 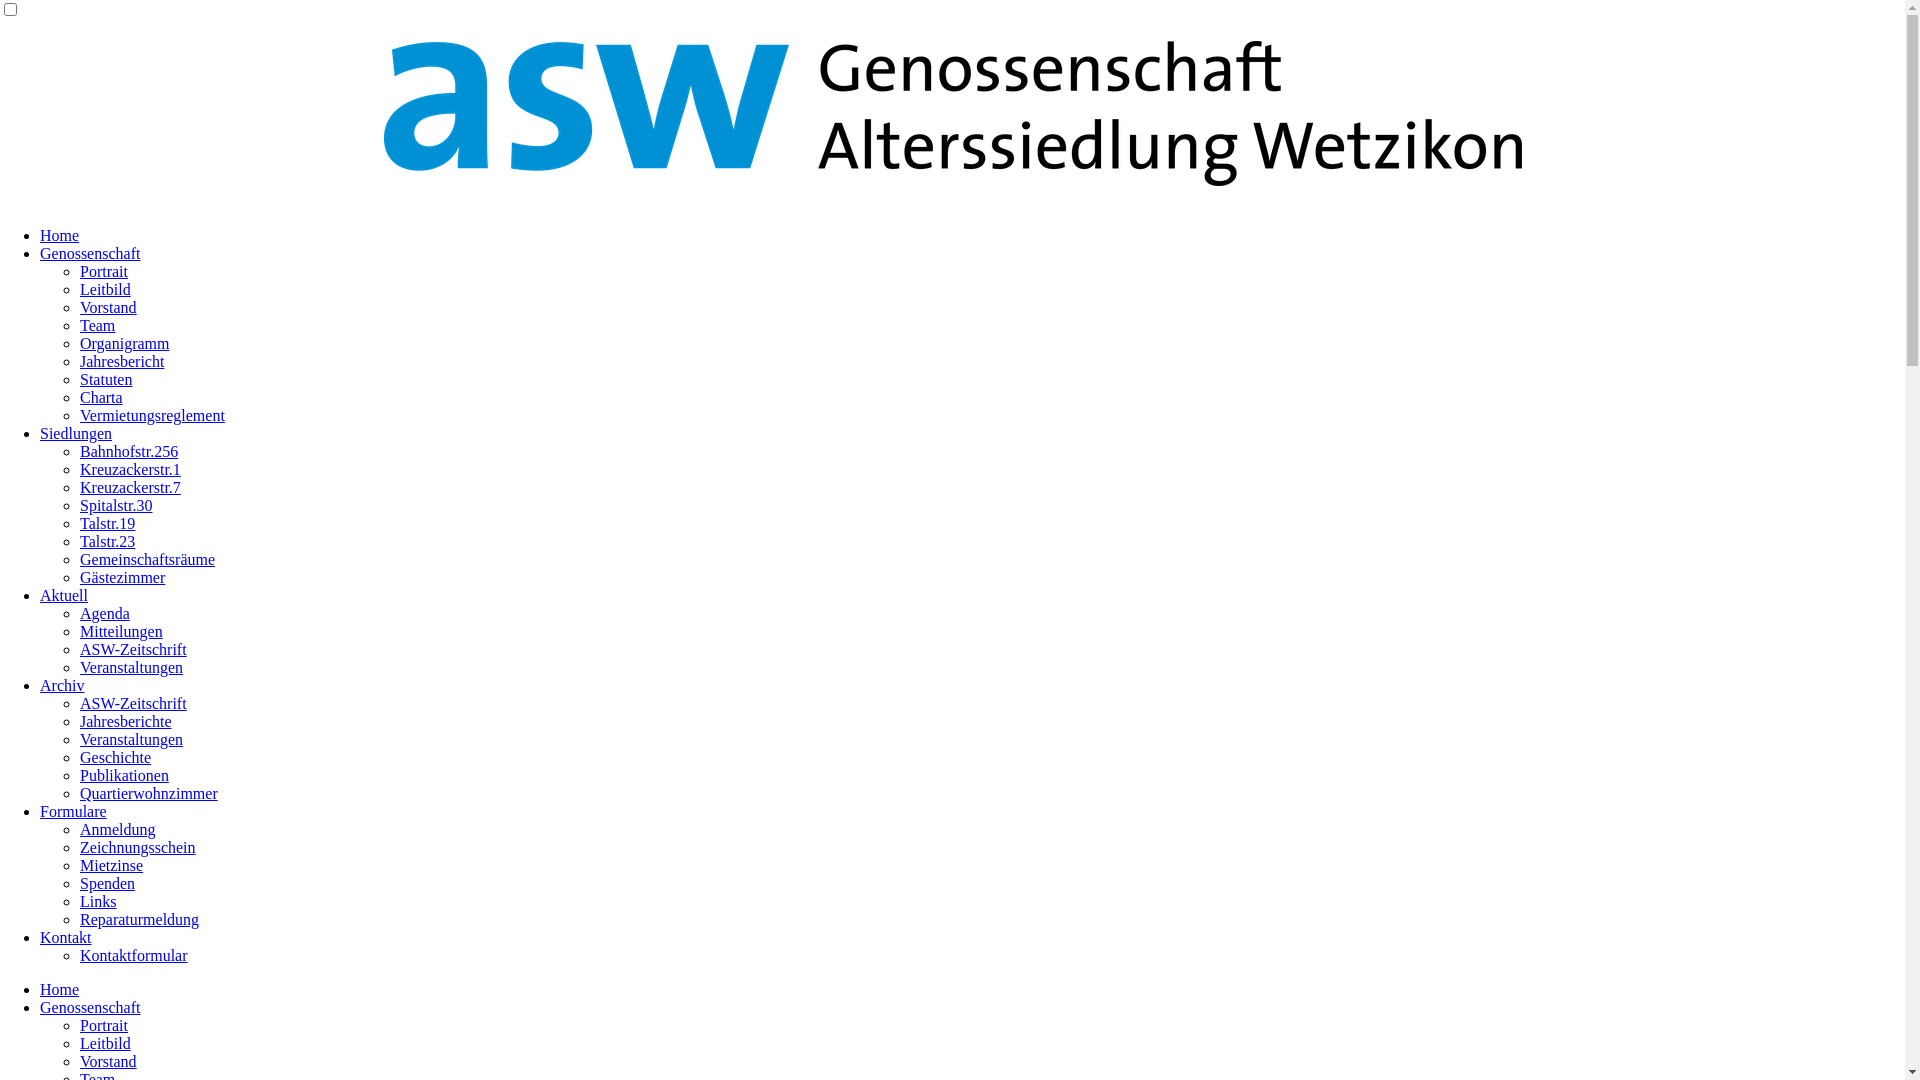 What do you see at coordinates (66, 937) in the screenshot?
I see `'Kontakt'` at bounding box center [66, 937].